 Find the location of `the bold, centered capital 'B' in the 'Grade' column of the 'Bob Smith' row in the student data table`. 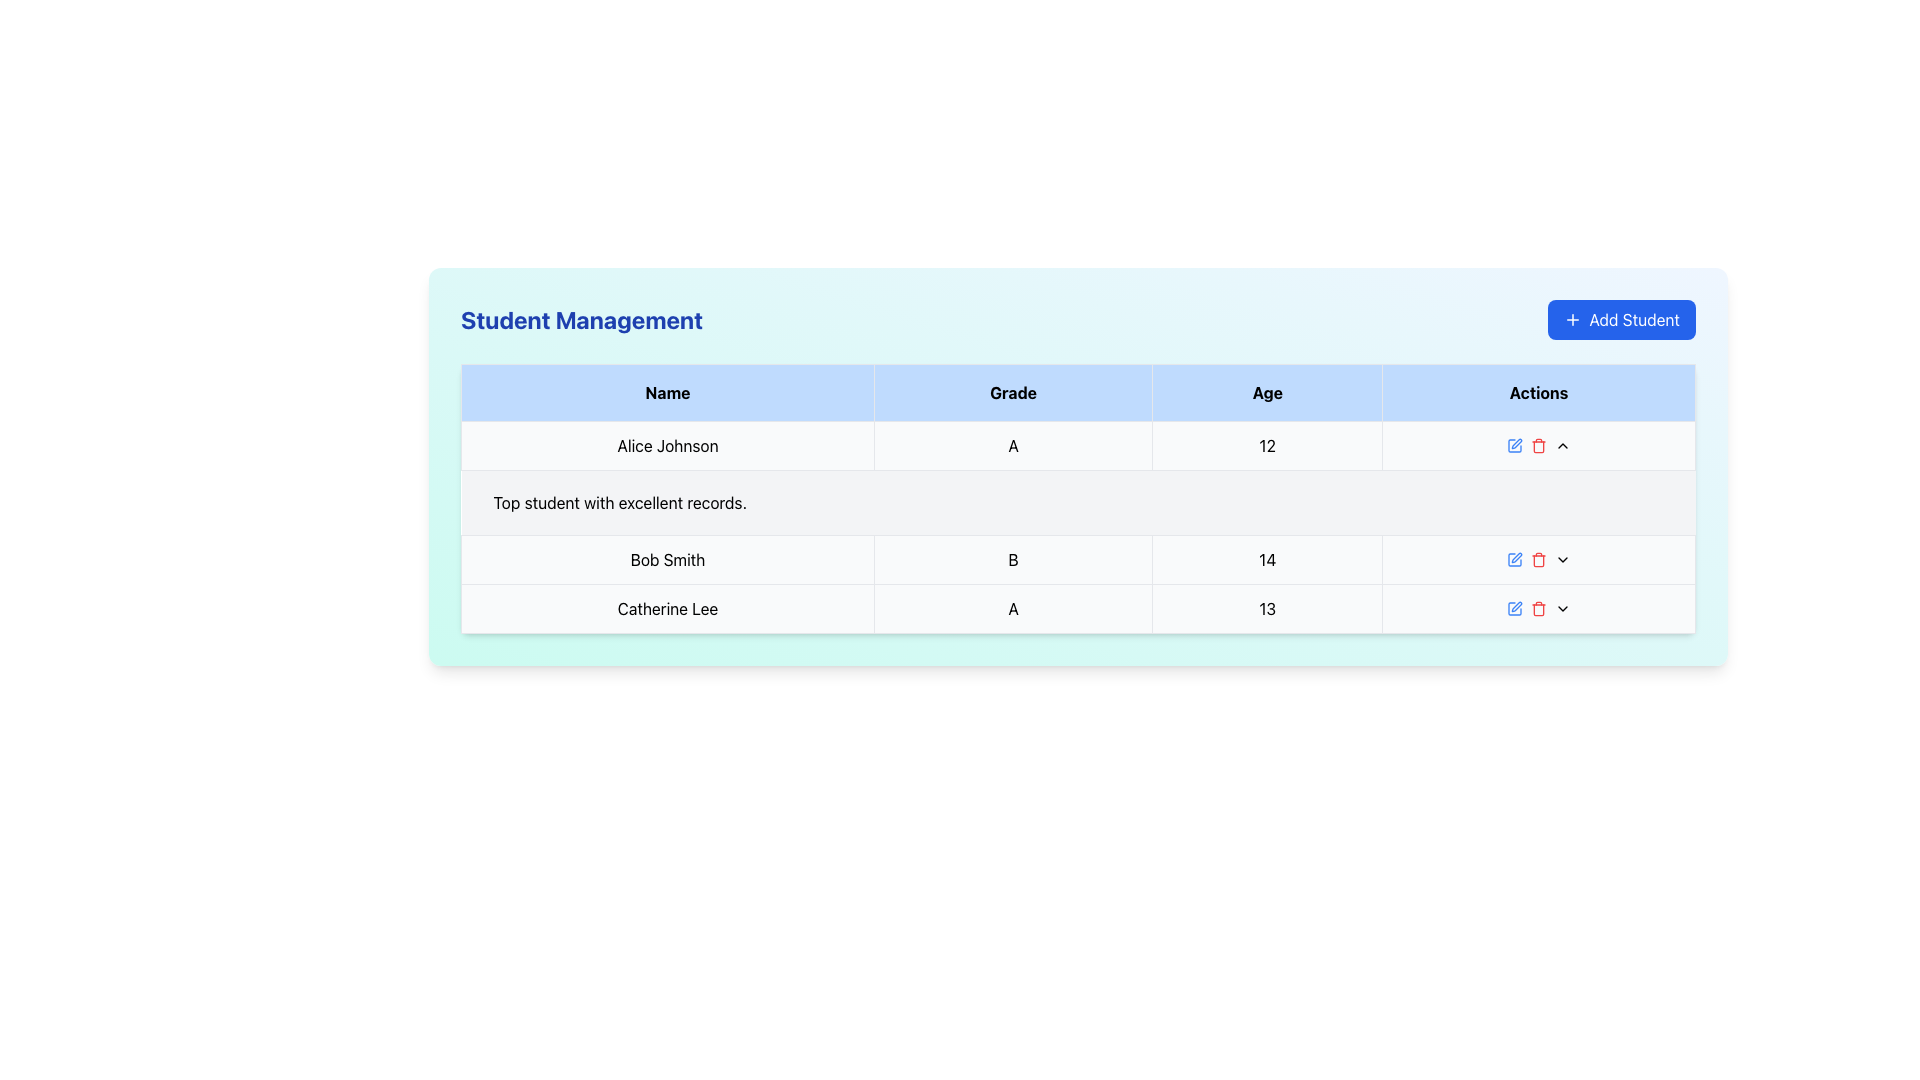

the bold, centered capital 'B' in the 'Grade' column of the 'Bob Smith' row in the student data table is located at coordinates (1013, 559).